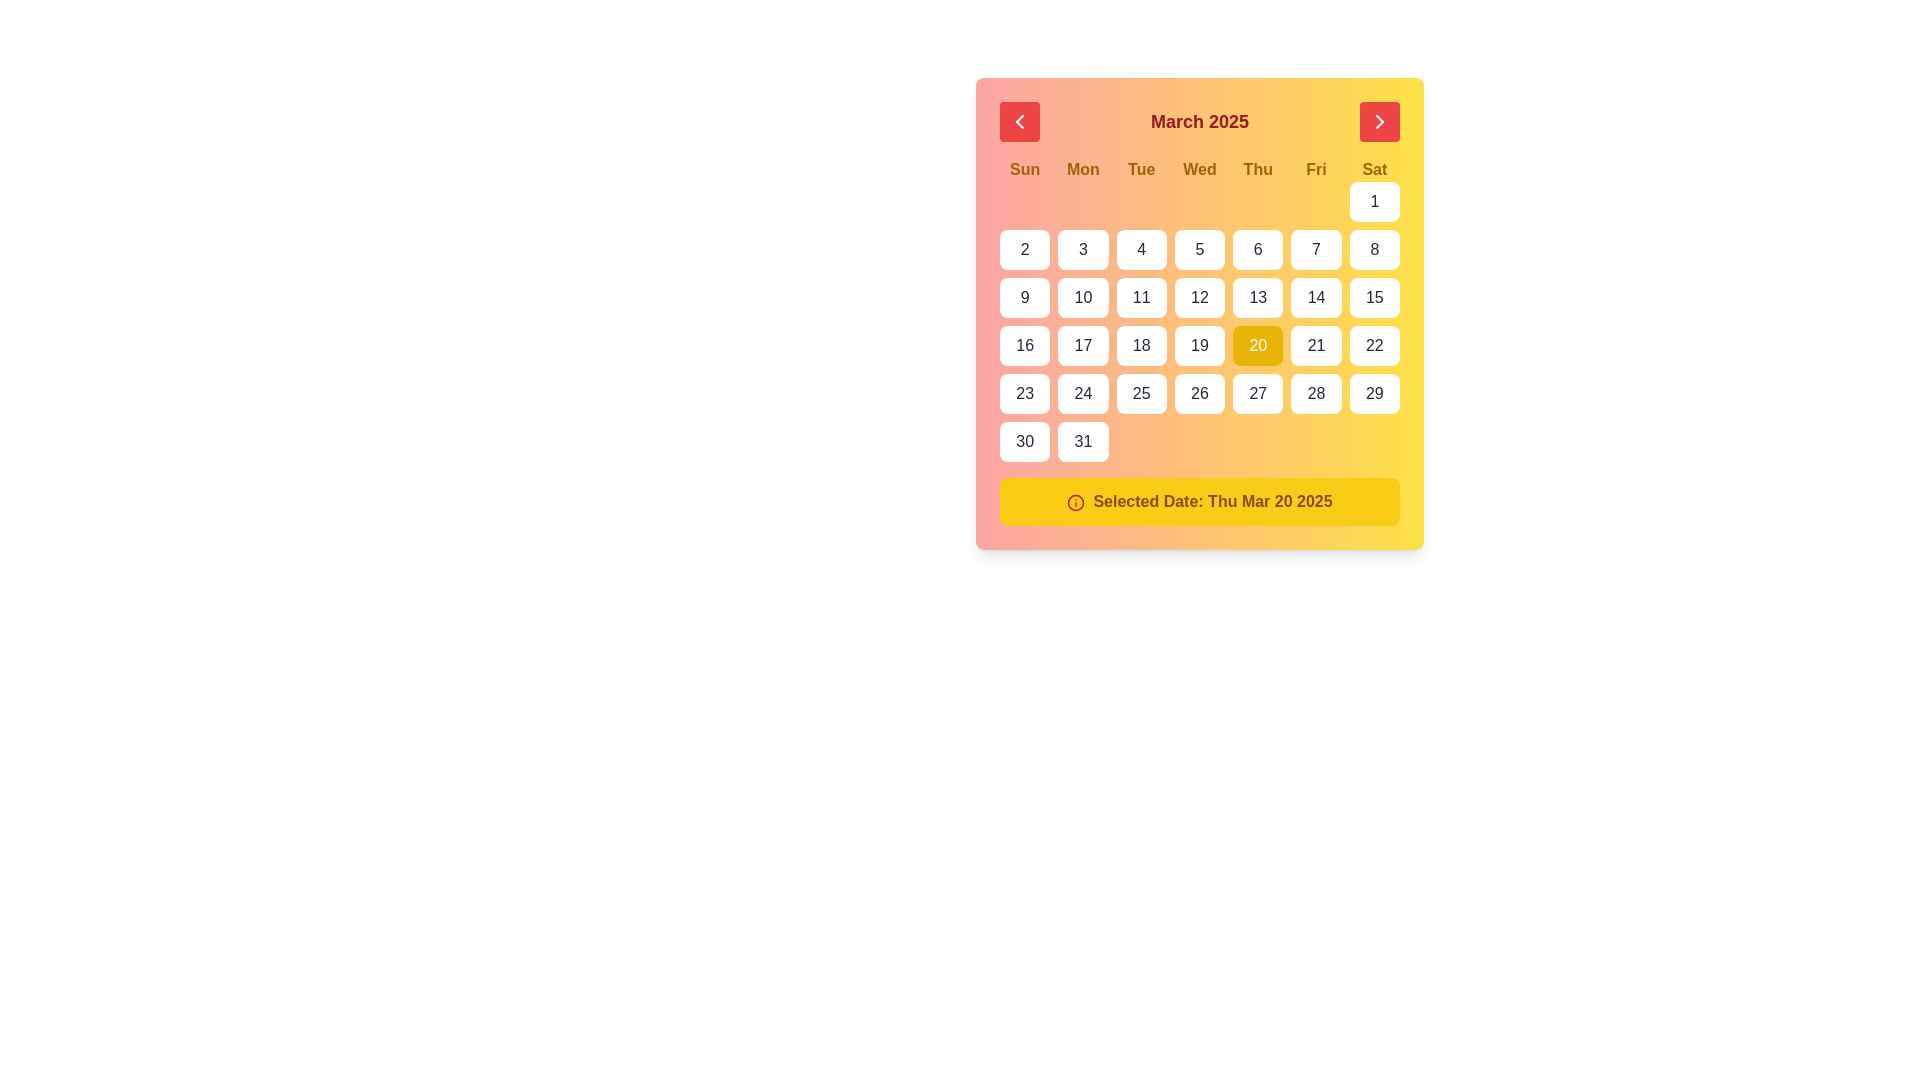 The width and height of the screenshot is (1920, 1080). What do you see at coordinates (1316, 297) in the screenshot?
I see `the button displaying the number '14' in the calendar layout` at bounding box center [1316, 297].